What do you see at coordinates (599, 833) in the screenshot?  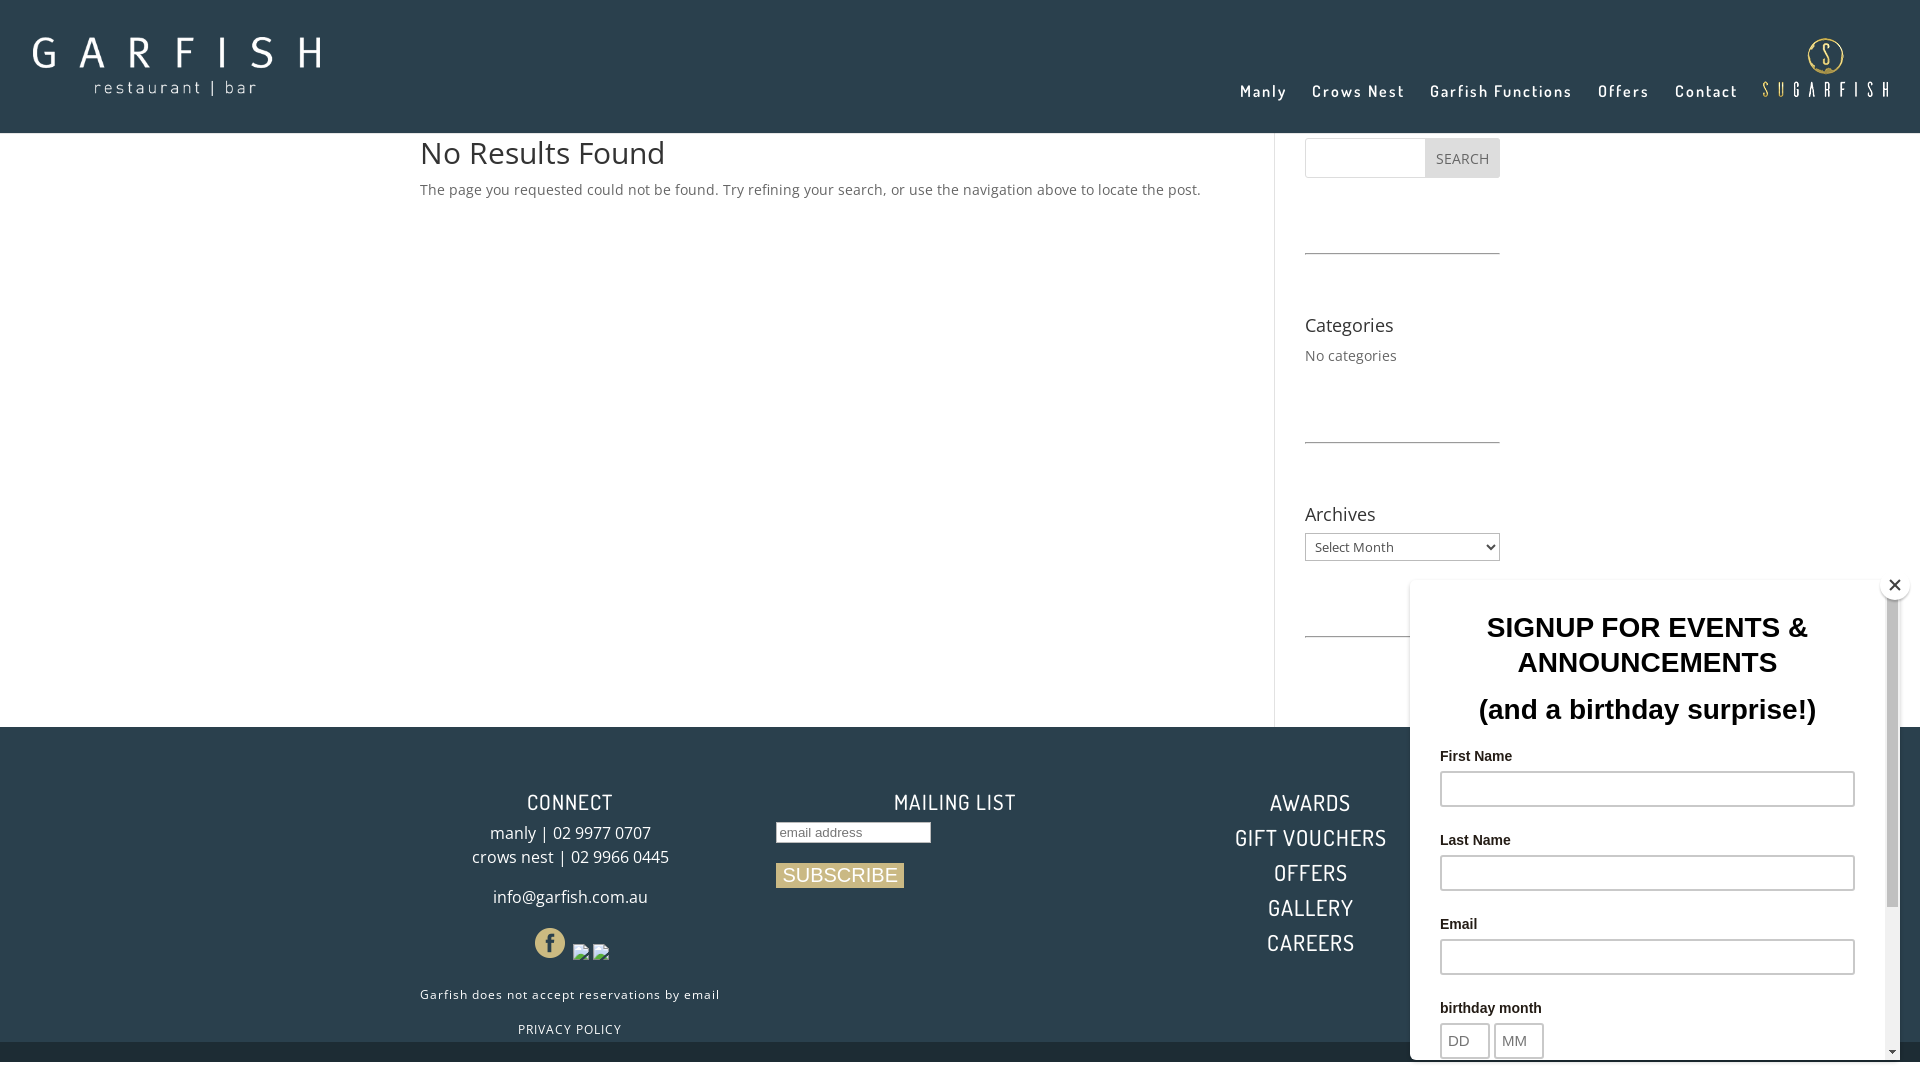 I see `'02 9977 0707'` at bounding box center [599, 833].